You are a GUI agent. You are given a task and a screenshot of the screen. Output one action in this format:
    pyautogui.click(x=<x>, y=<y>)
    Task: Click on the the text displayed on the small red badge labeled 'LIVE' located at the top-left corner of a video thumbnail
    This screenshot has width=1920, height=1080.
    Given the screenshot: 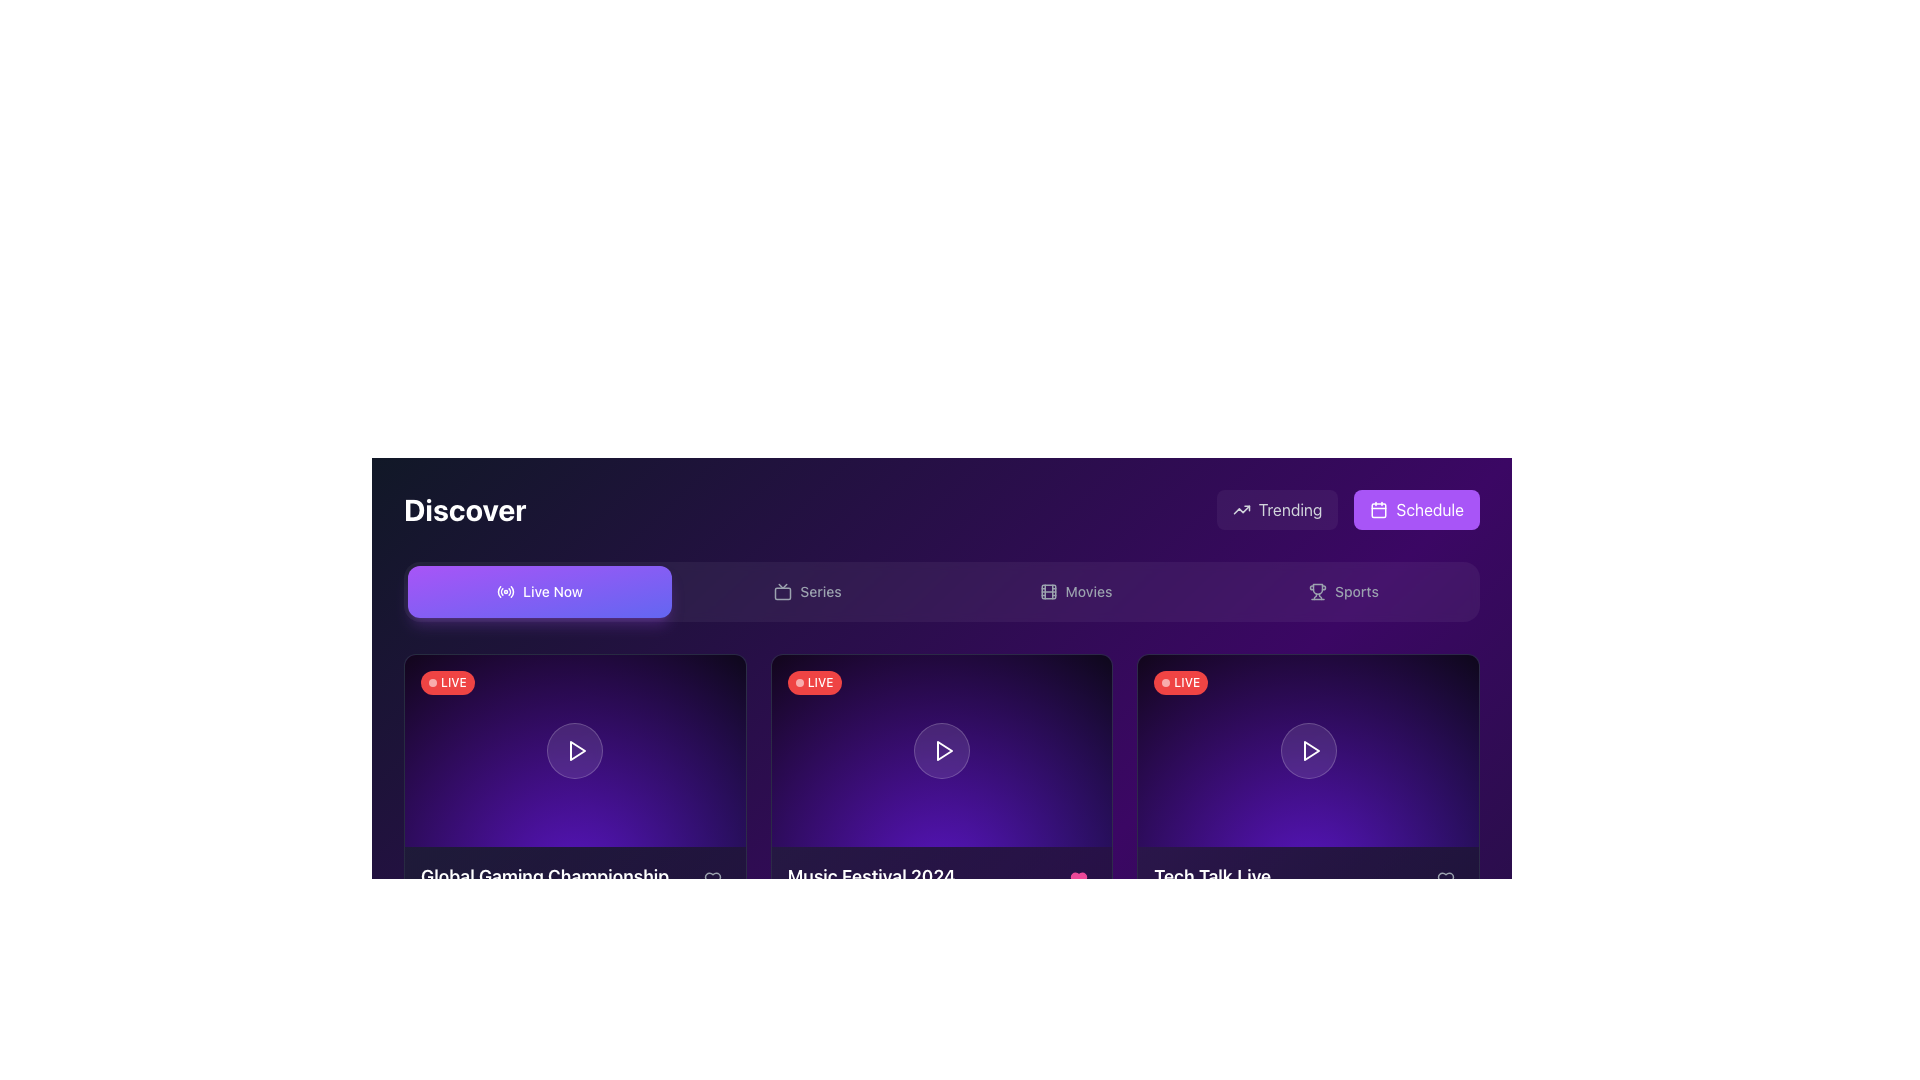 What is the action you would take?
    pyautogui.click(x=1181, y=681)
    